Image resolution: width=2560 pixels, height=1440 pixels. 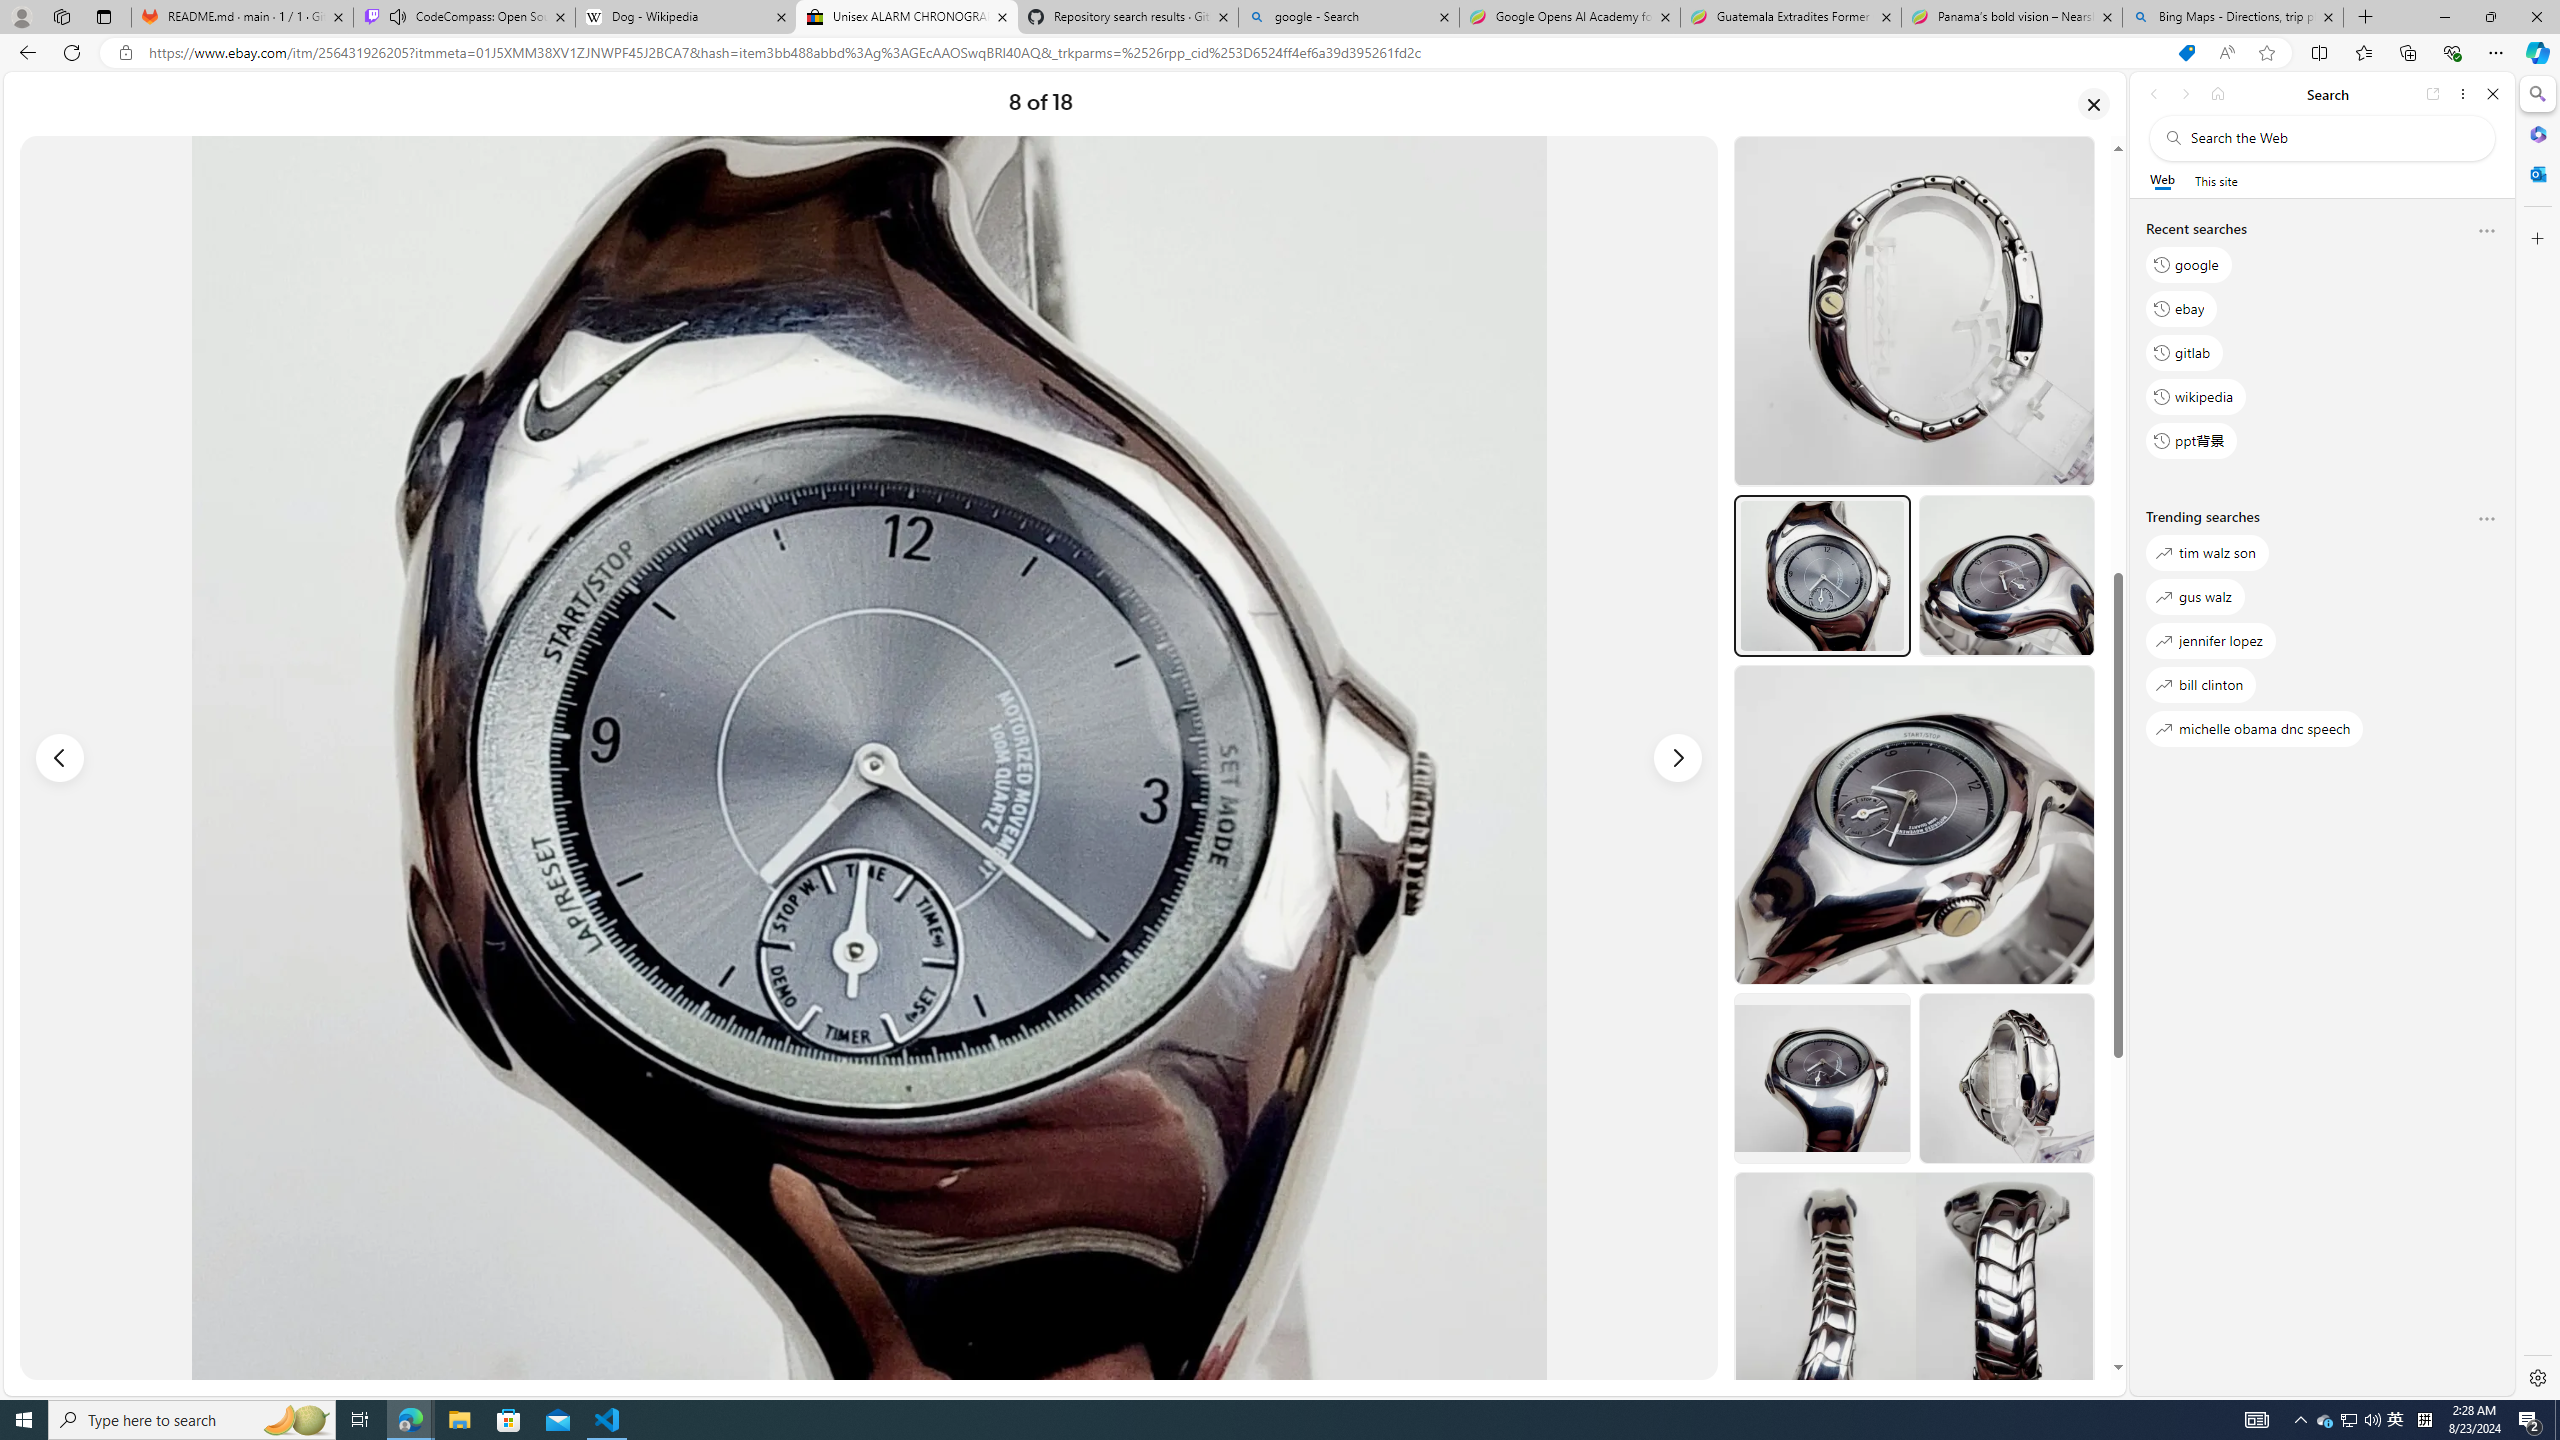 I want to click on 'bill clinton', so click(x=2201, y=683).